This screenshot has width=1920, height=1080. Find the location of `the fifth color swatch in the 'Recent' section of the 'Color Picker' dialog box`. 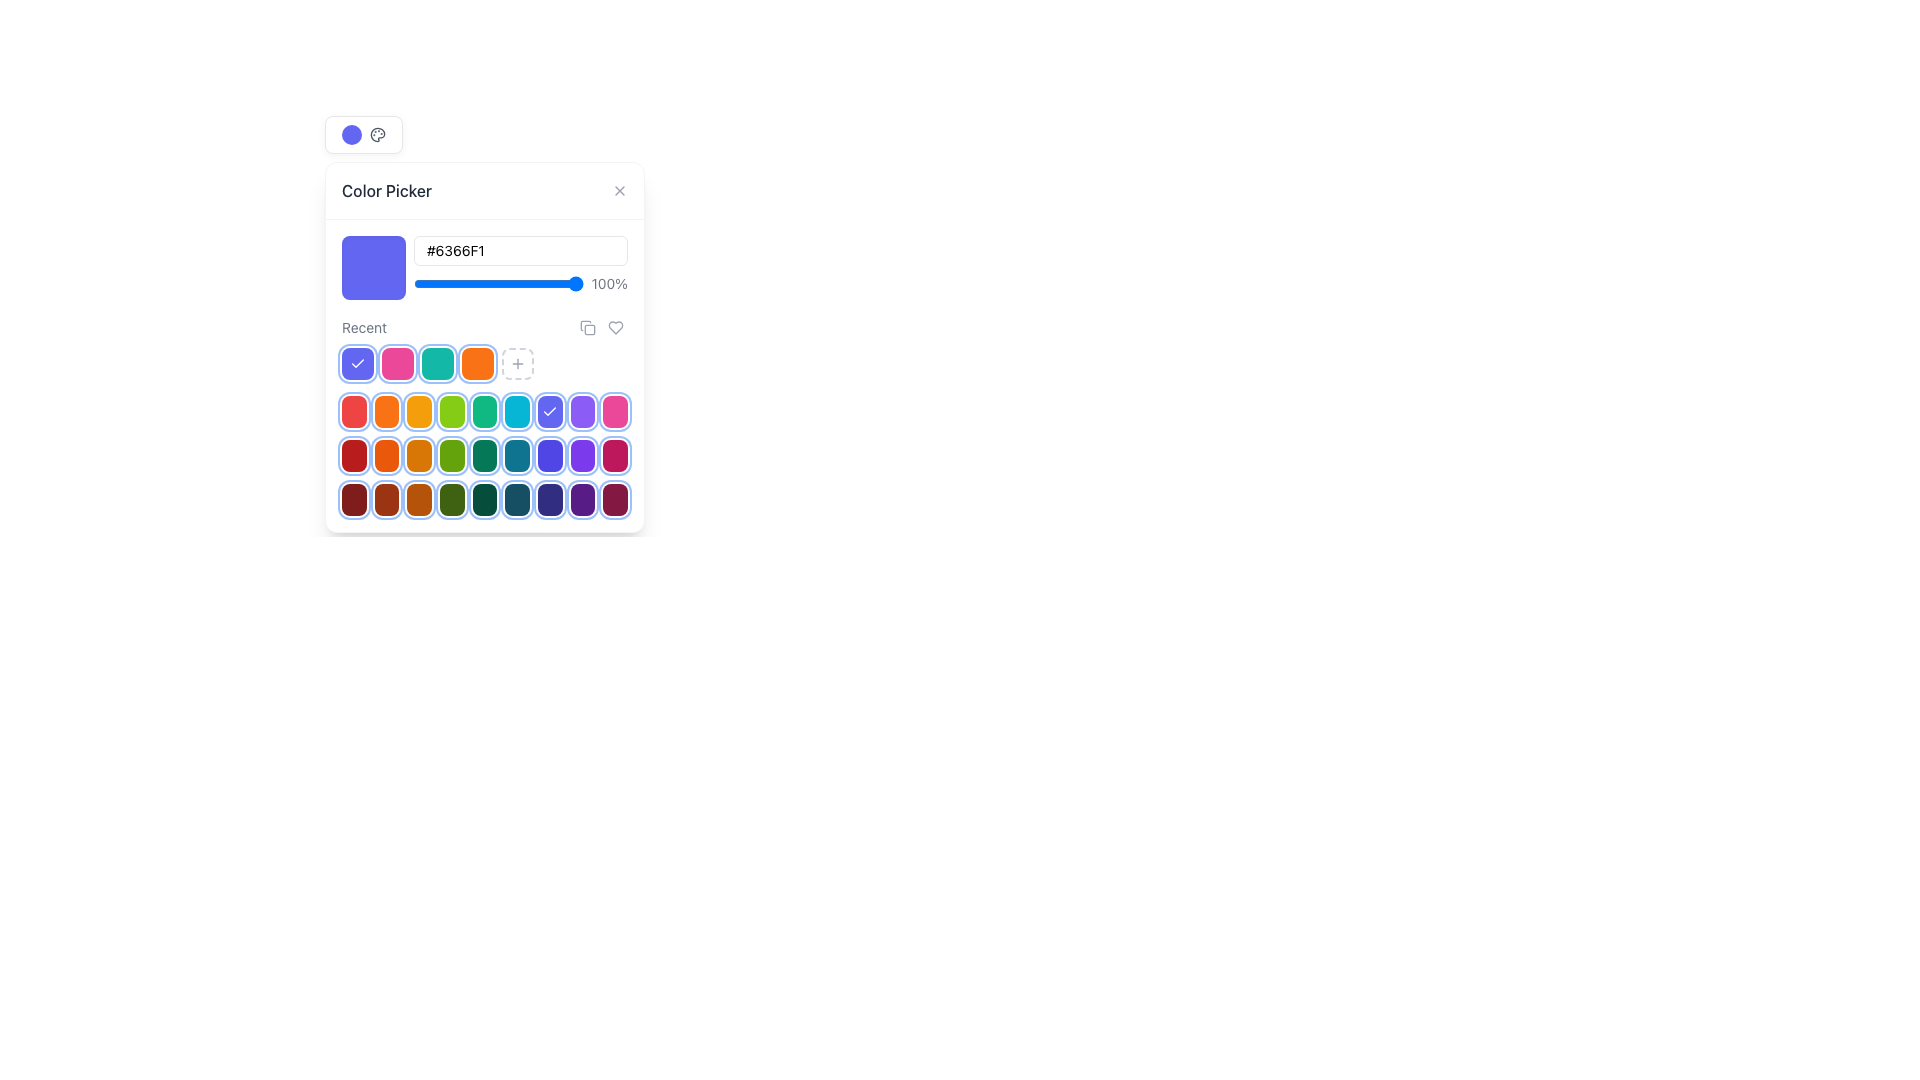

the fifth color swatch in the 'Recent' section of the 'Color Picker' dialog box is located at coordinates (484, 499).